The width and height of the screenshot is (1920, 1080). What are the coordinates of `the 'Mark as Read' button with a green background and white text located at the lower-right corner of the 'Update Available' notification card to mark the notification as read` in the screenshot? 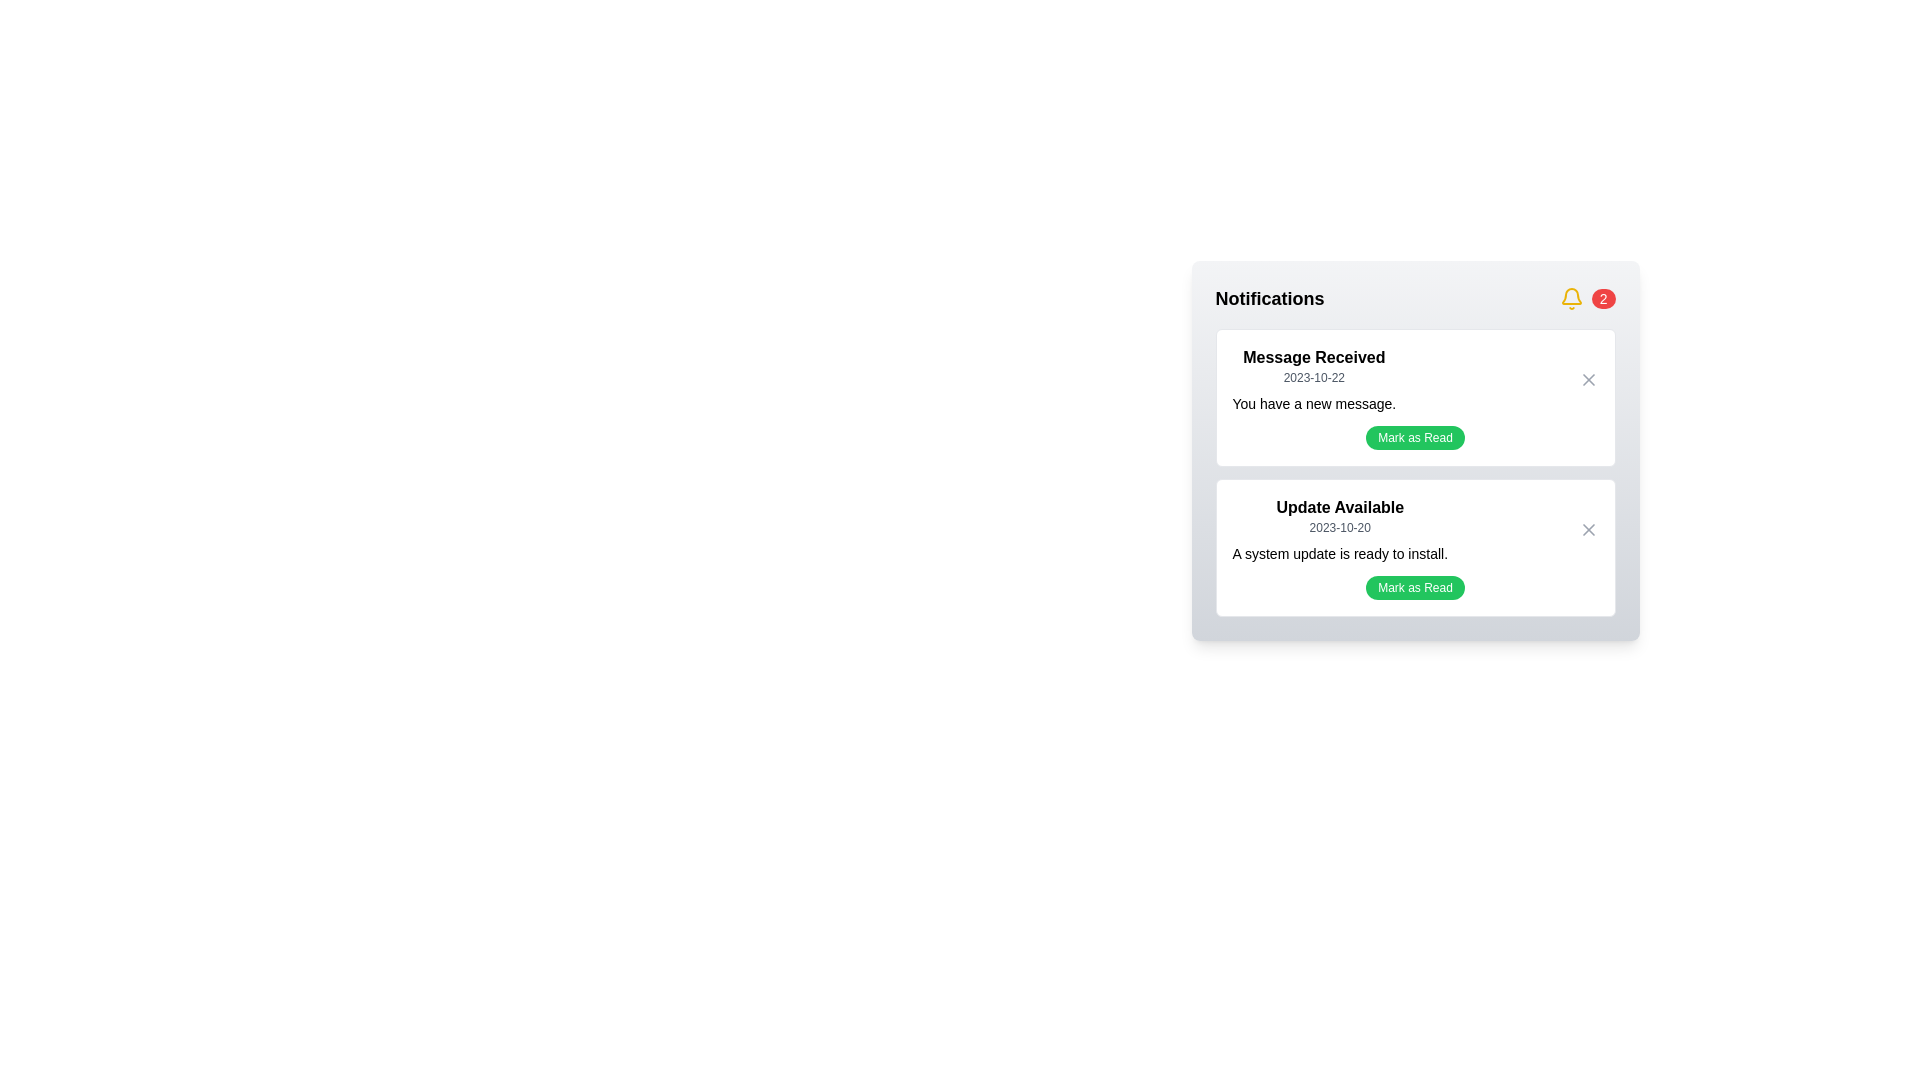 It's located at (1414, 586).